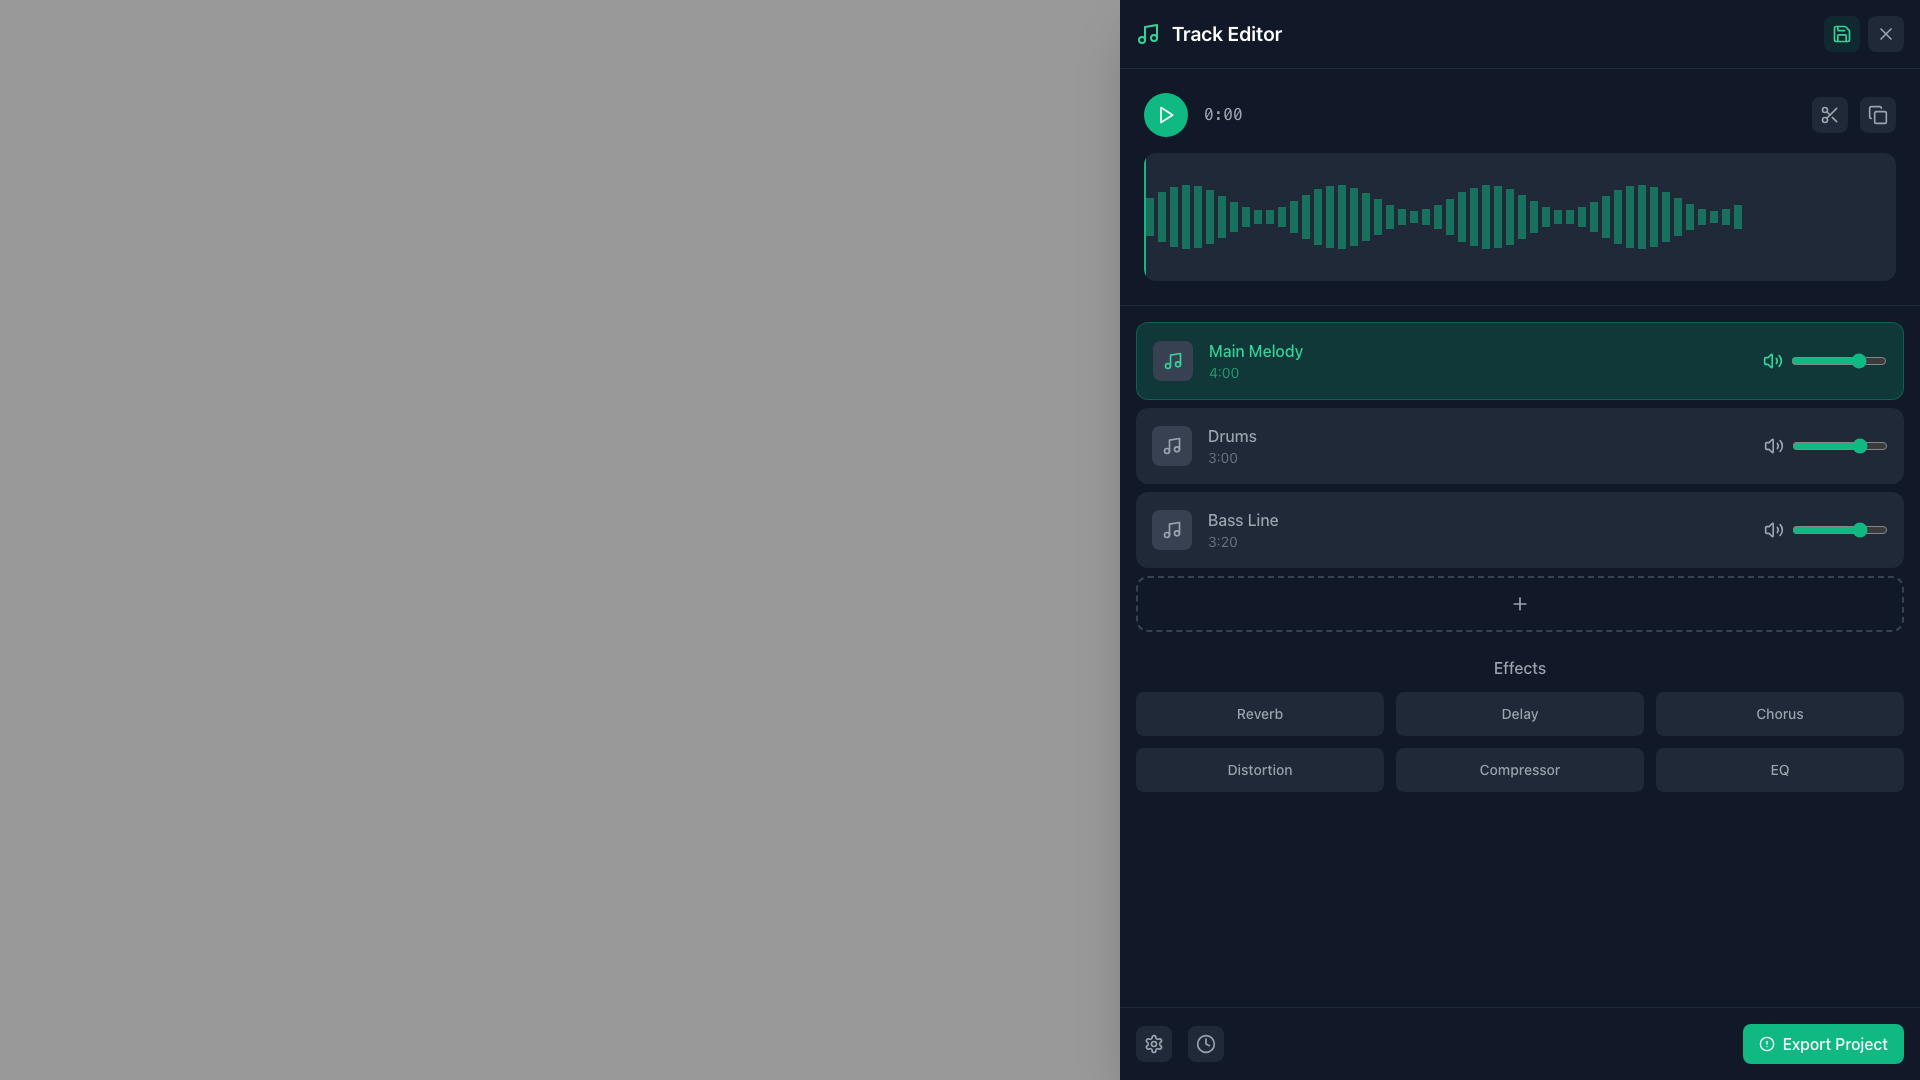 The image size is (1920, 1080). What do you see at coordinates (1835, 528) in the screenshot?
I see `the slider value` at bounding box center [1835, 528].